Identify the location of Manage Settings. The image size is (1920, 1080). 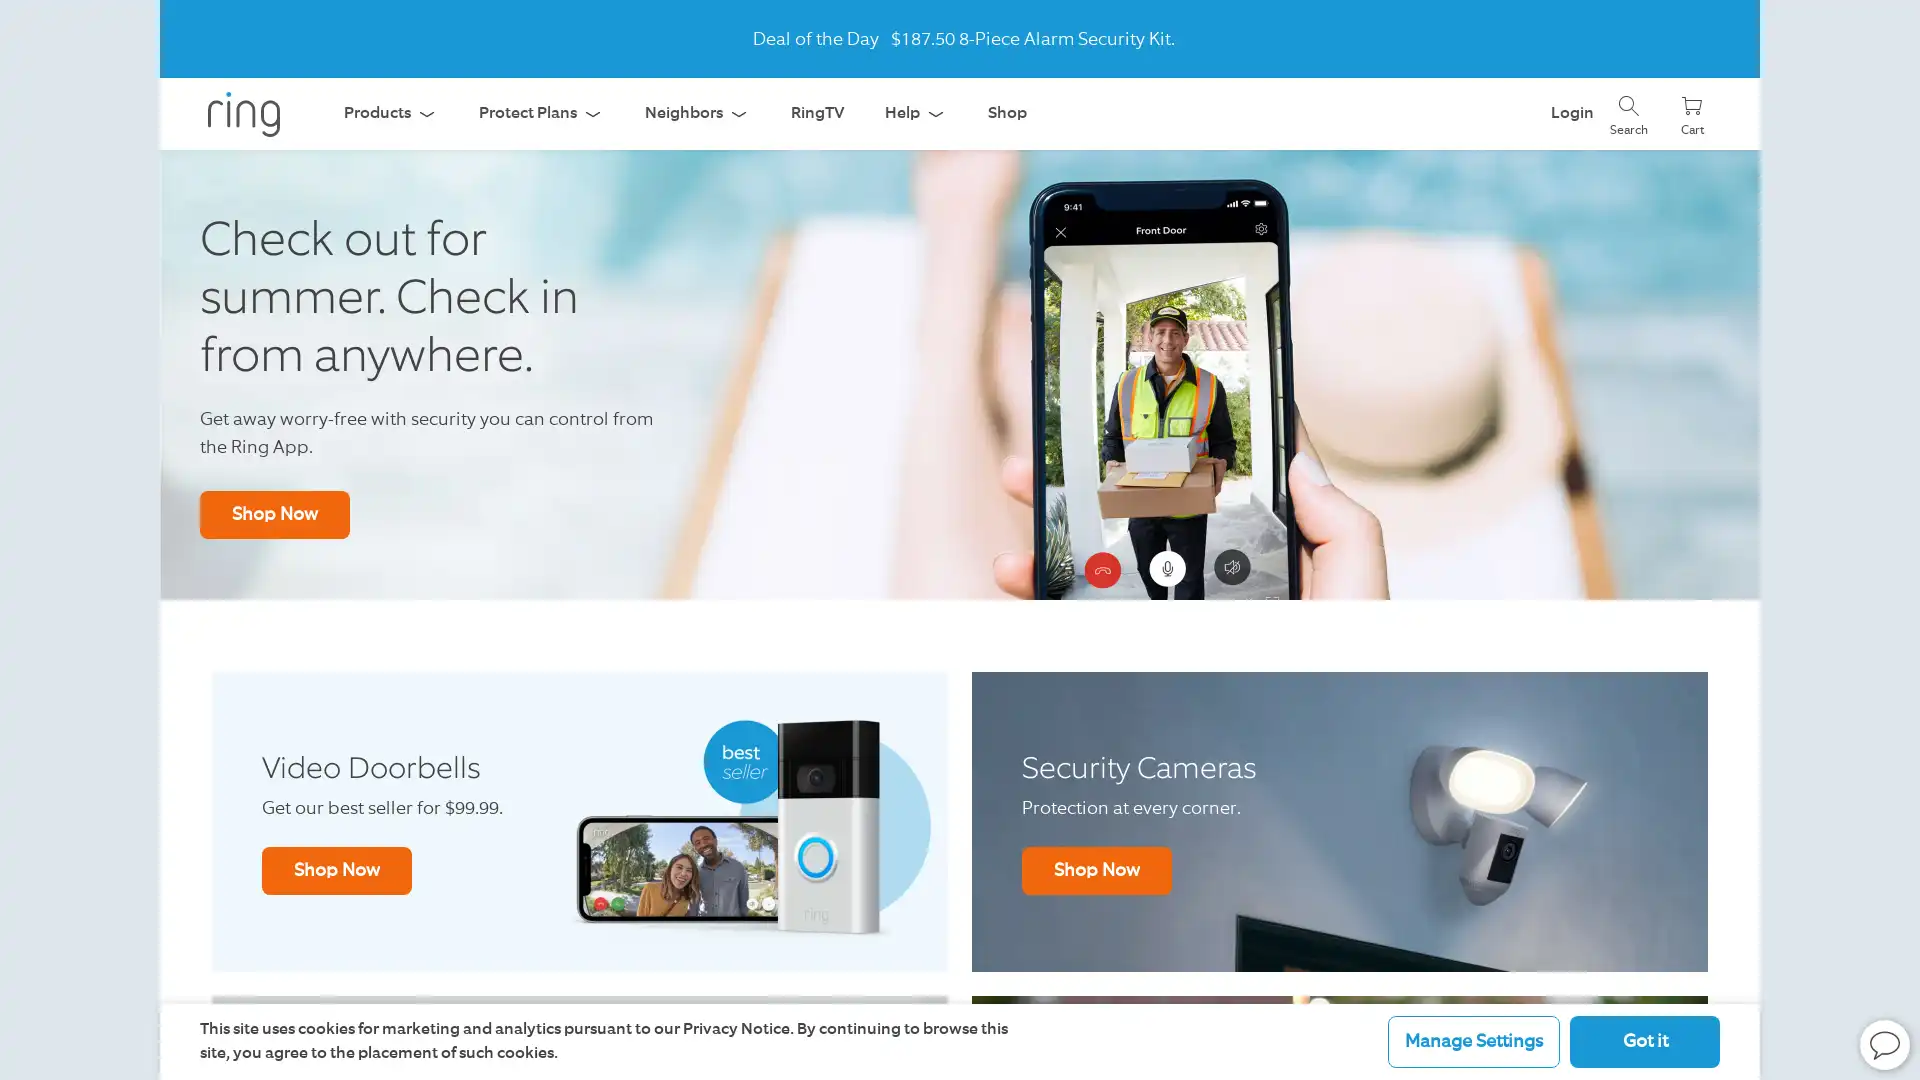
(1473, 1040).